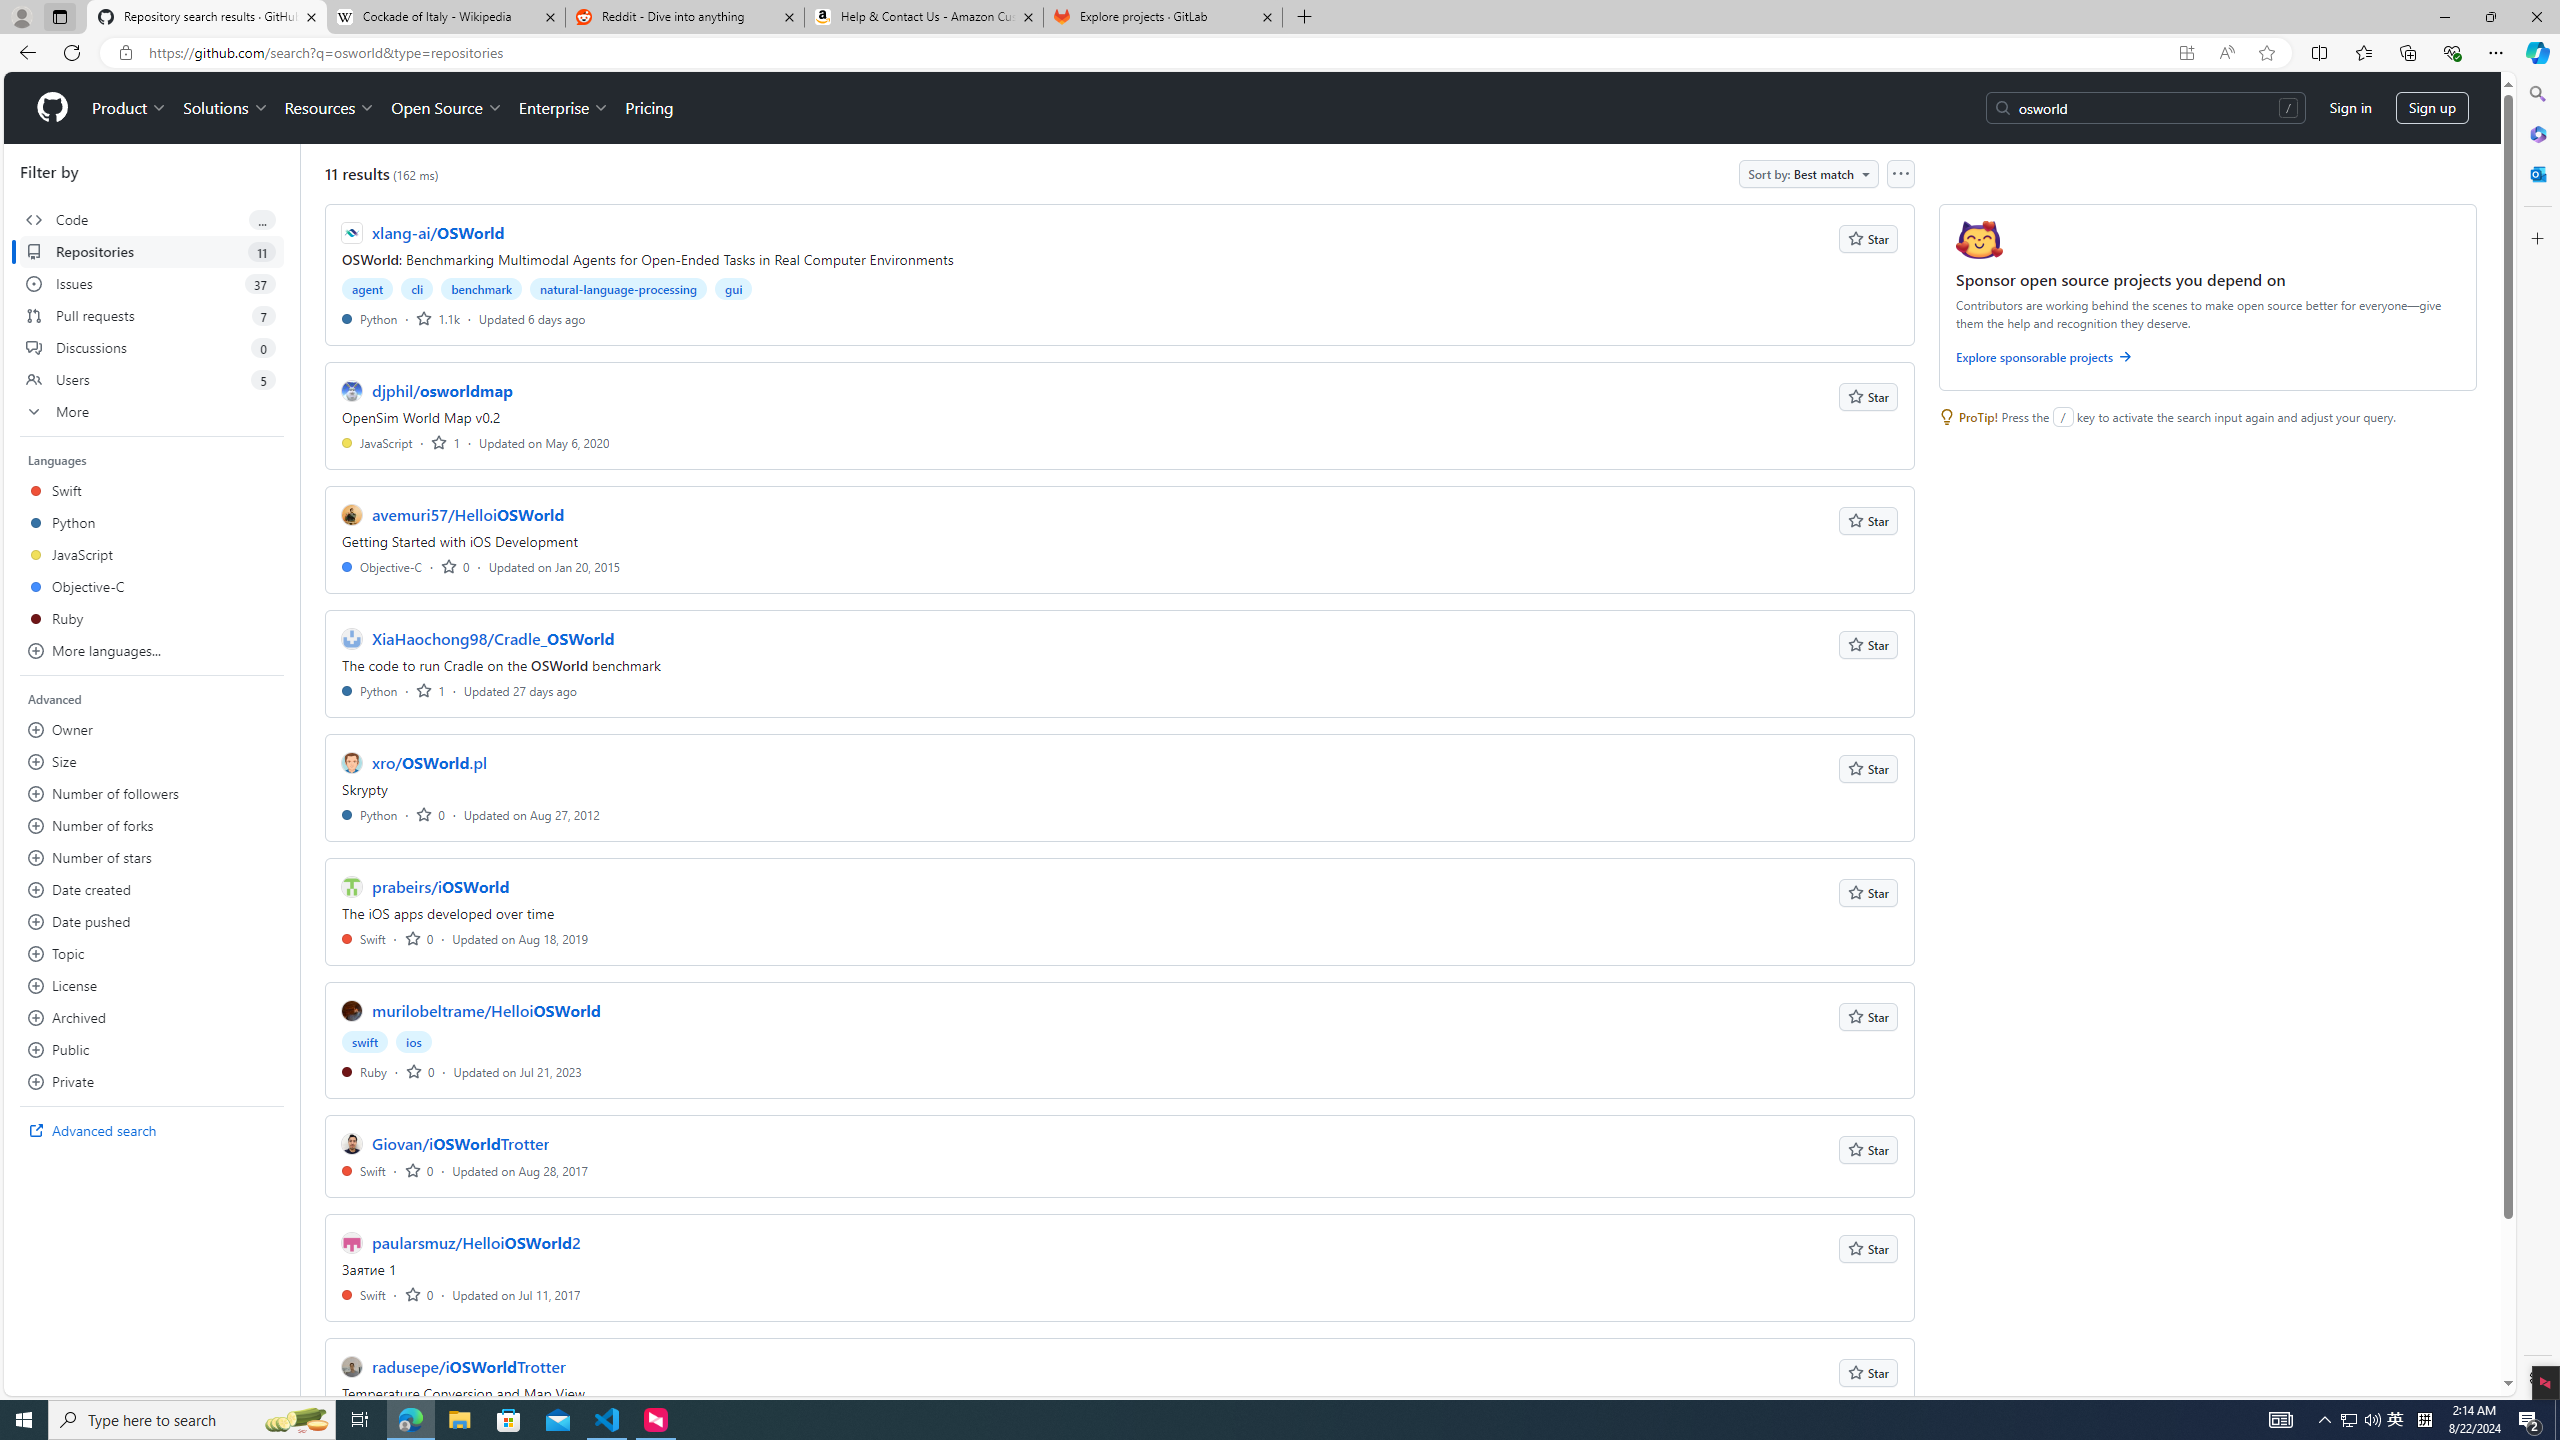  Describe the element at coordinates (2490, 16) in the screenshot. I see `'Restore'` at that location.